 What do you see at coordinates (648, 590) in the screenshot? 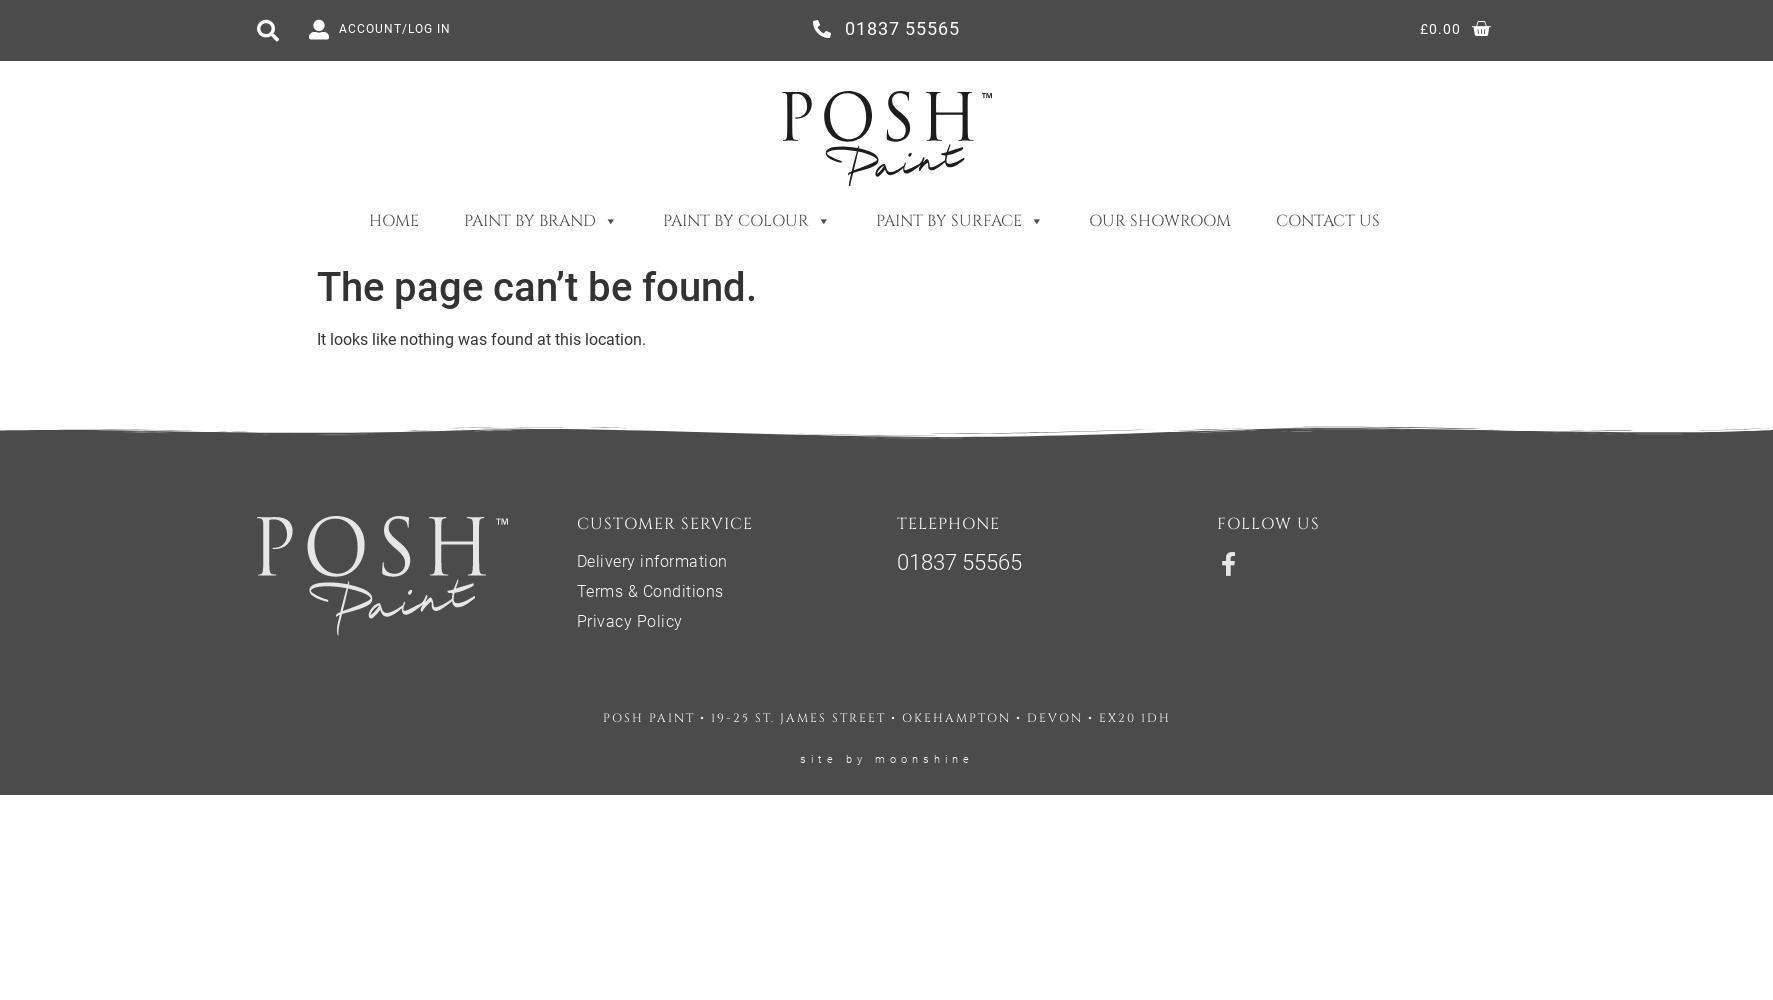
I see `'Terms & Conditions'` at bounding box center [648, 590].